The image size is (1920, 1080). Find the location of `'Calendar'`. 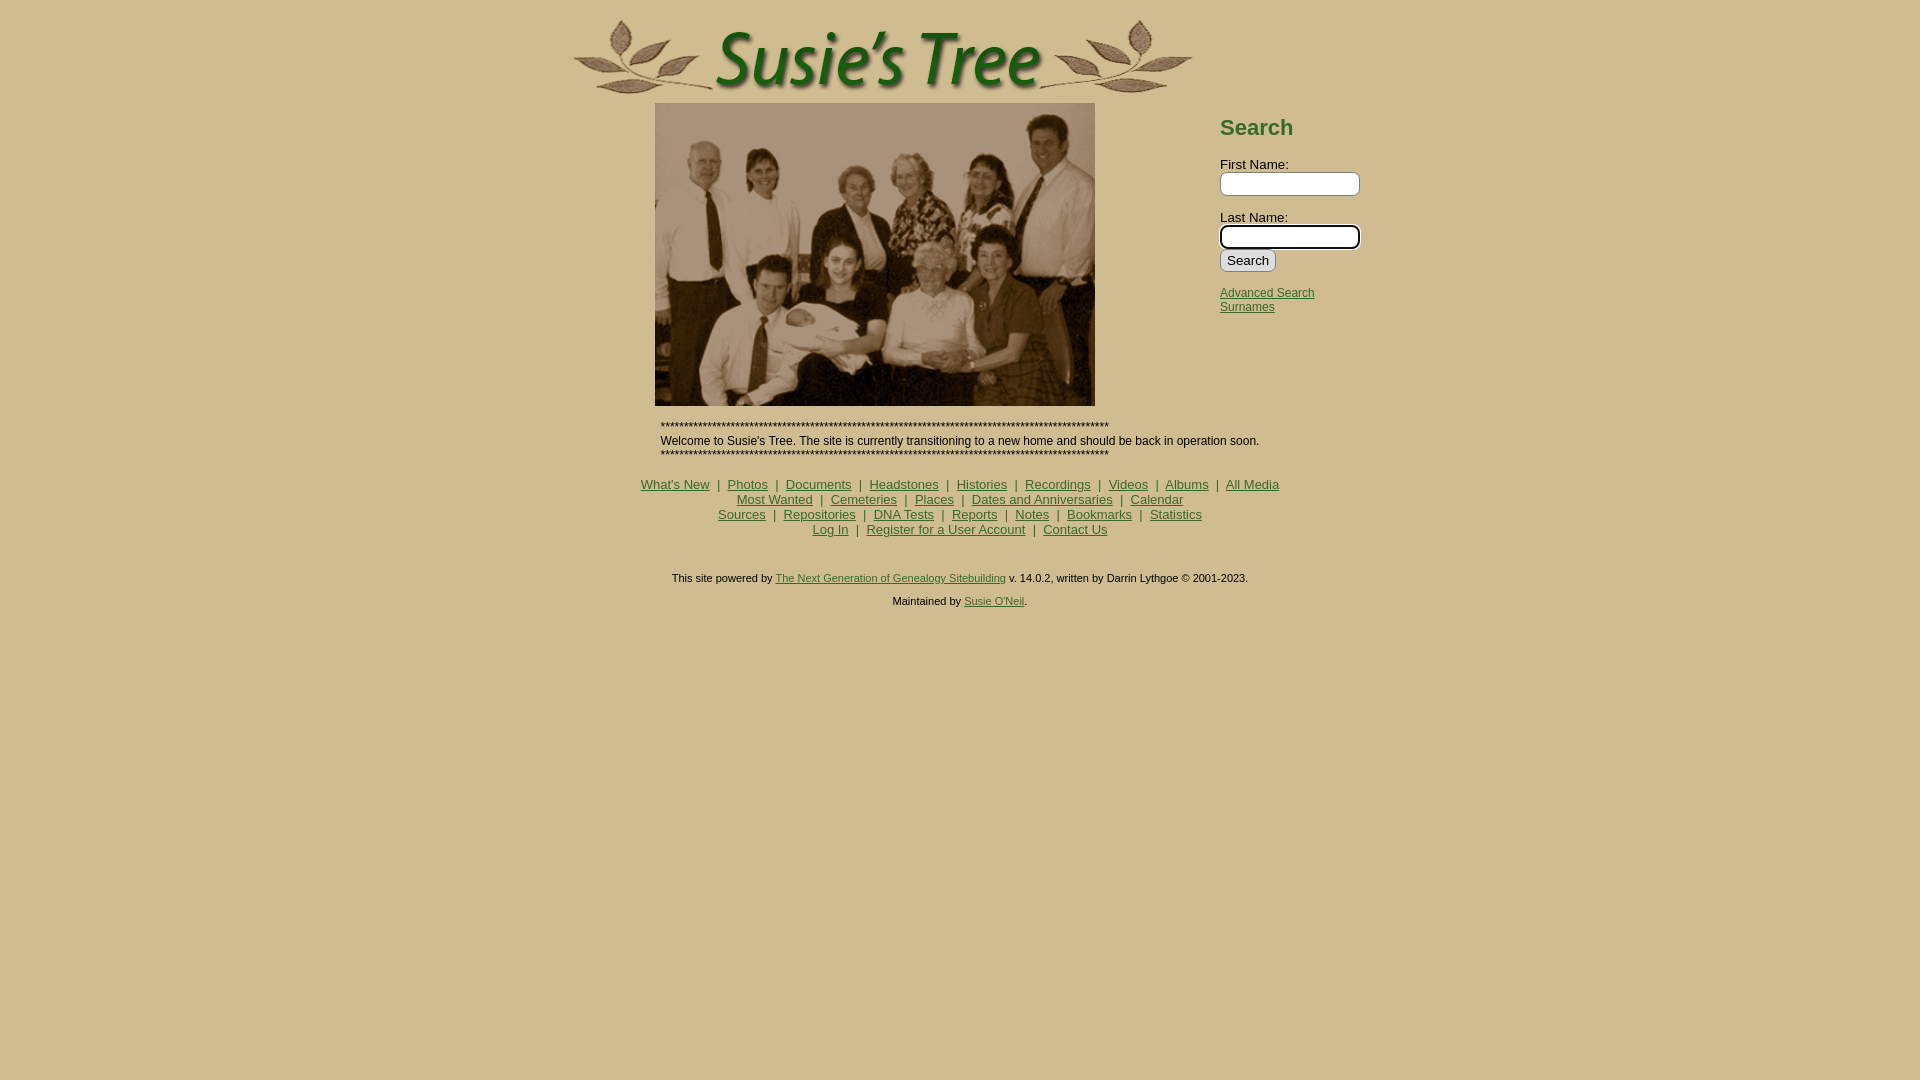

'Calendar' is located at coordinates (1131, 498).